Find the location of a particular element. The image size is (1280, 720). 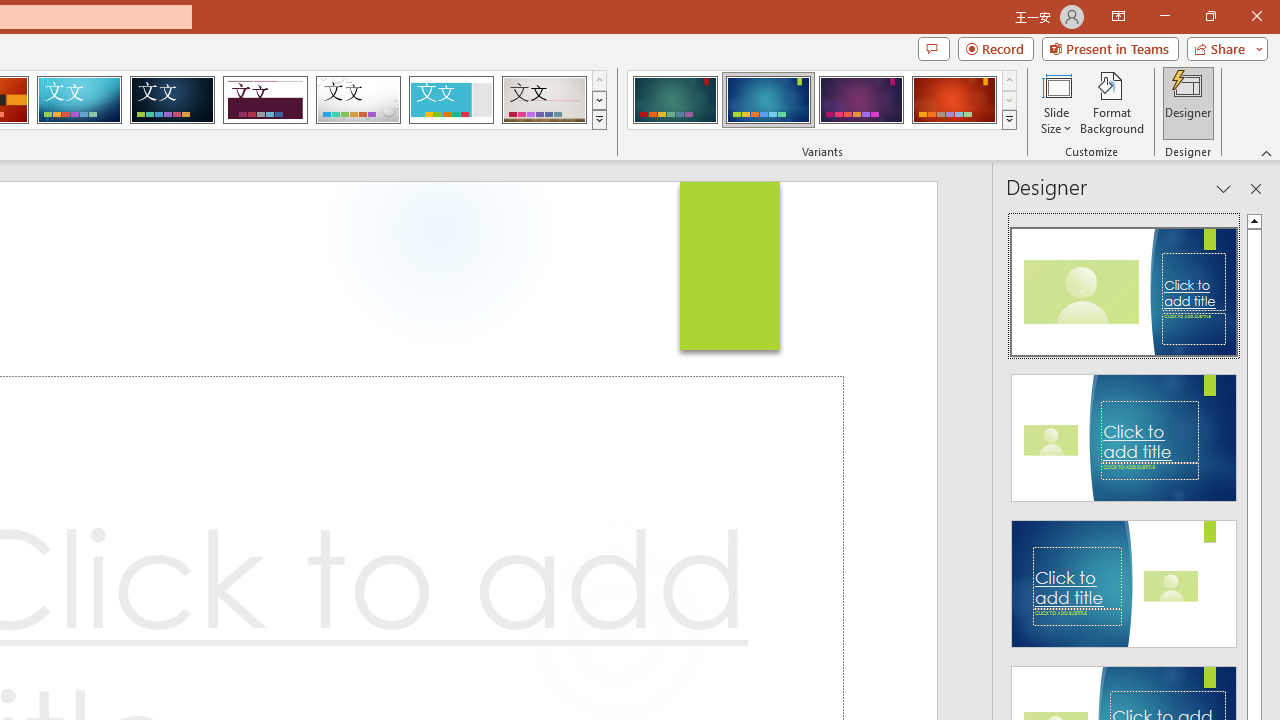

'Ion Variant 1' is located at coordinates (675, 100).